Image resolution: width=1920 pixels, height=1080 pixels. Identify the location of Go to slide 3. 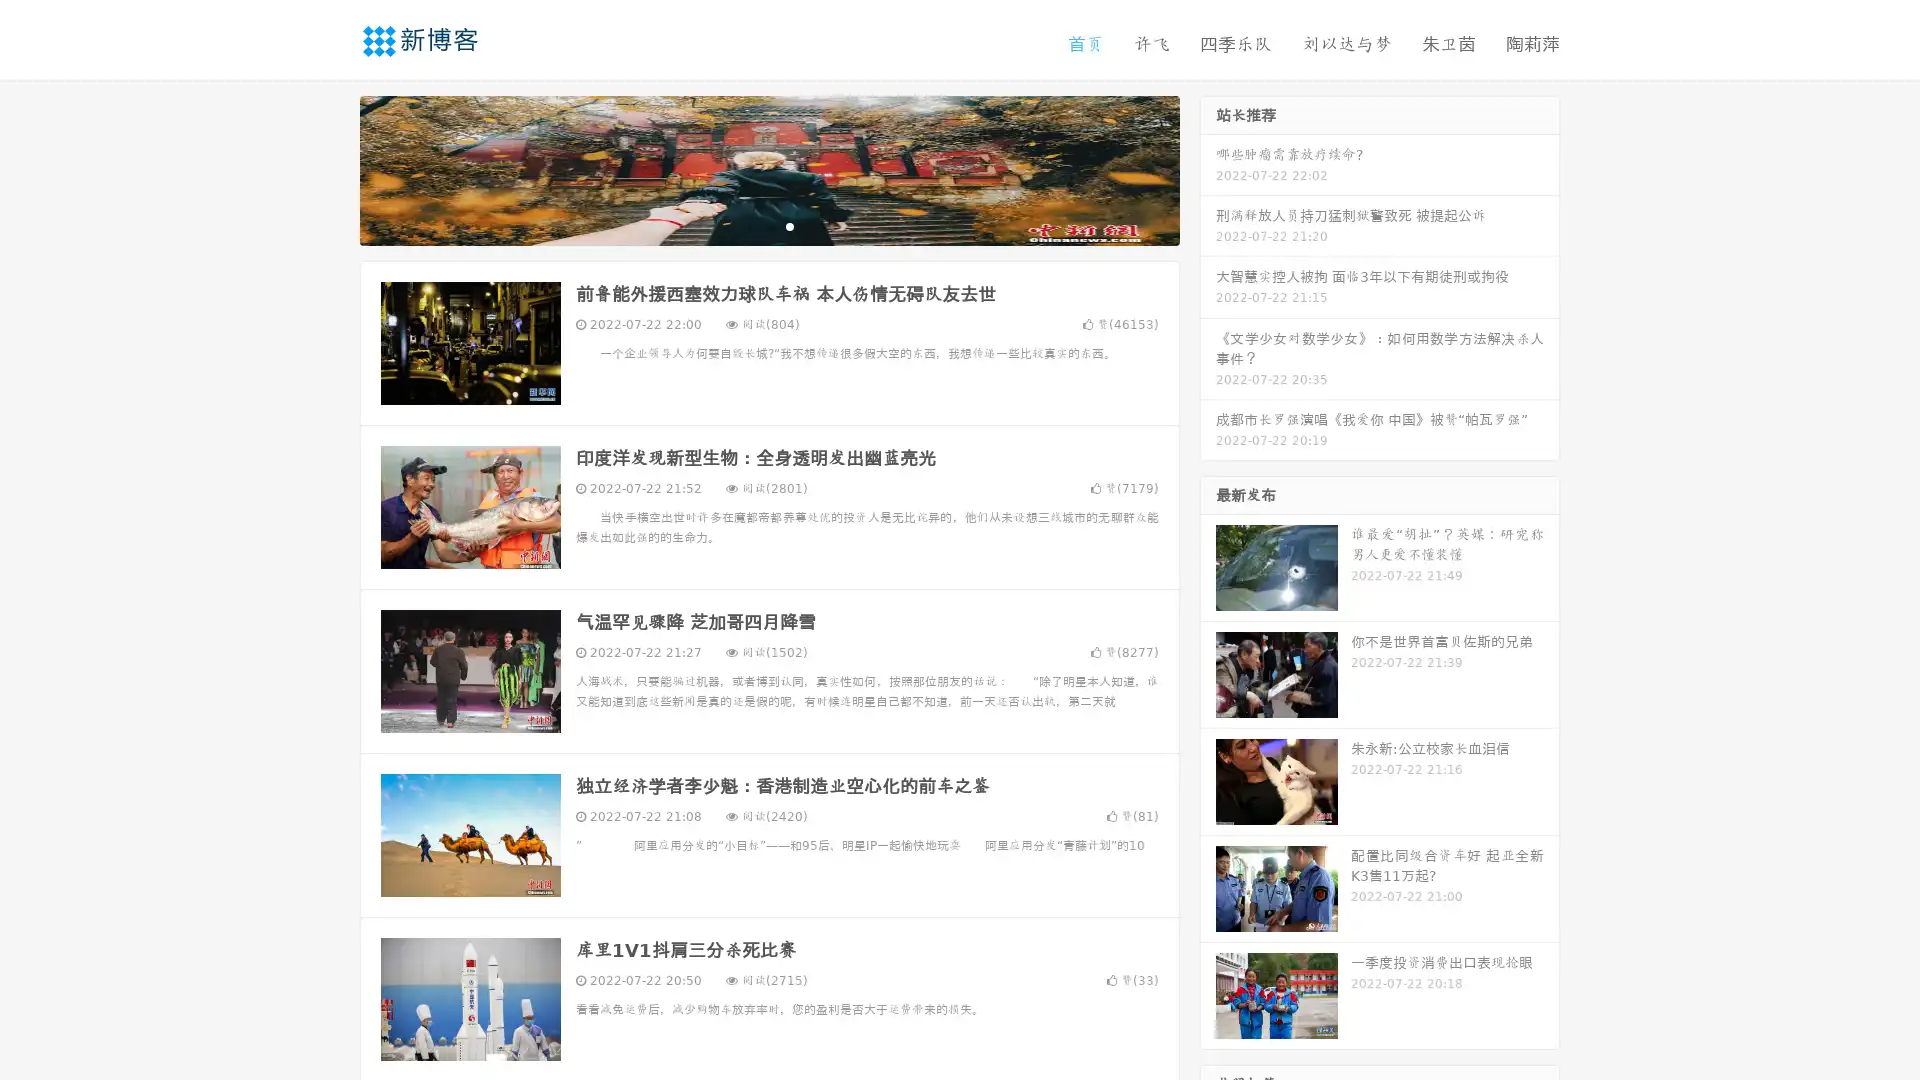
(789, 225).